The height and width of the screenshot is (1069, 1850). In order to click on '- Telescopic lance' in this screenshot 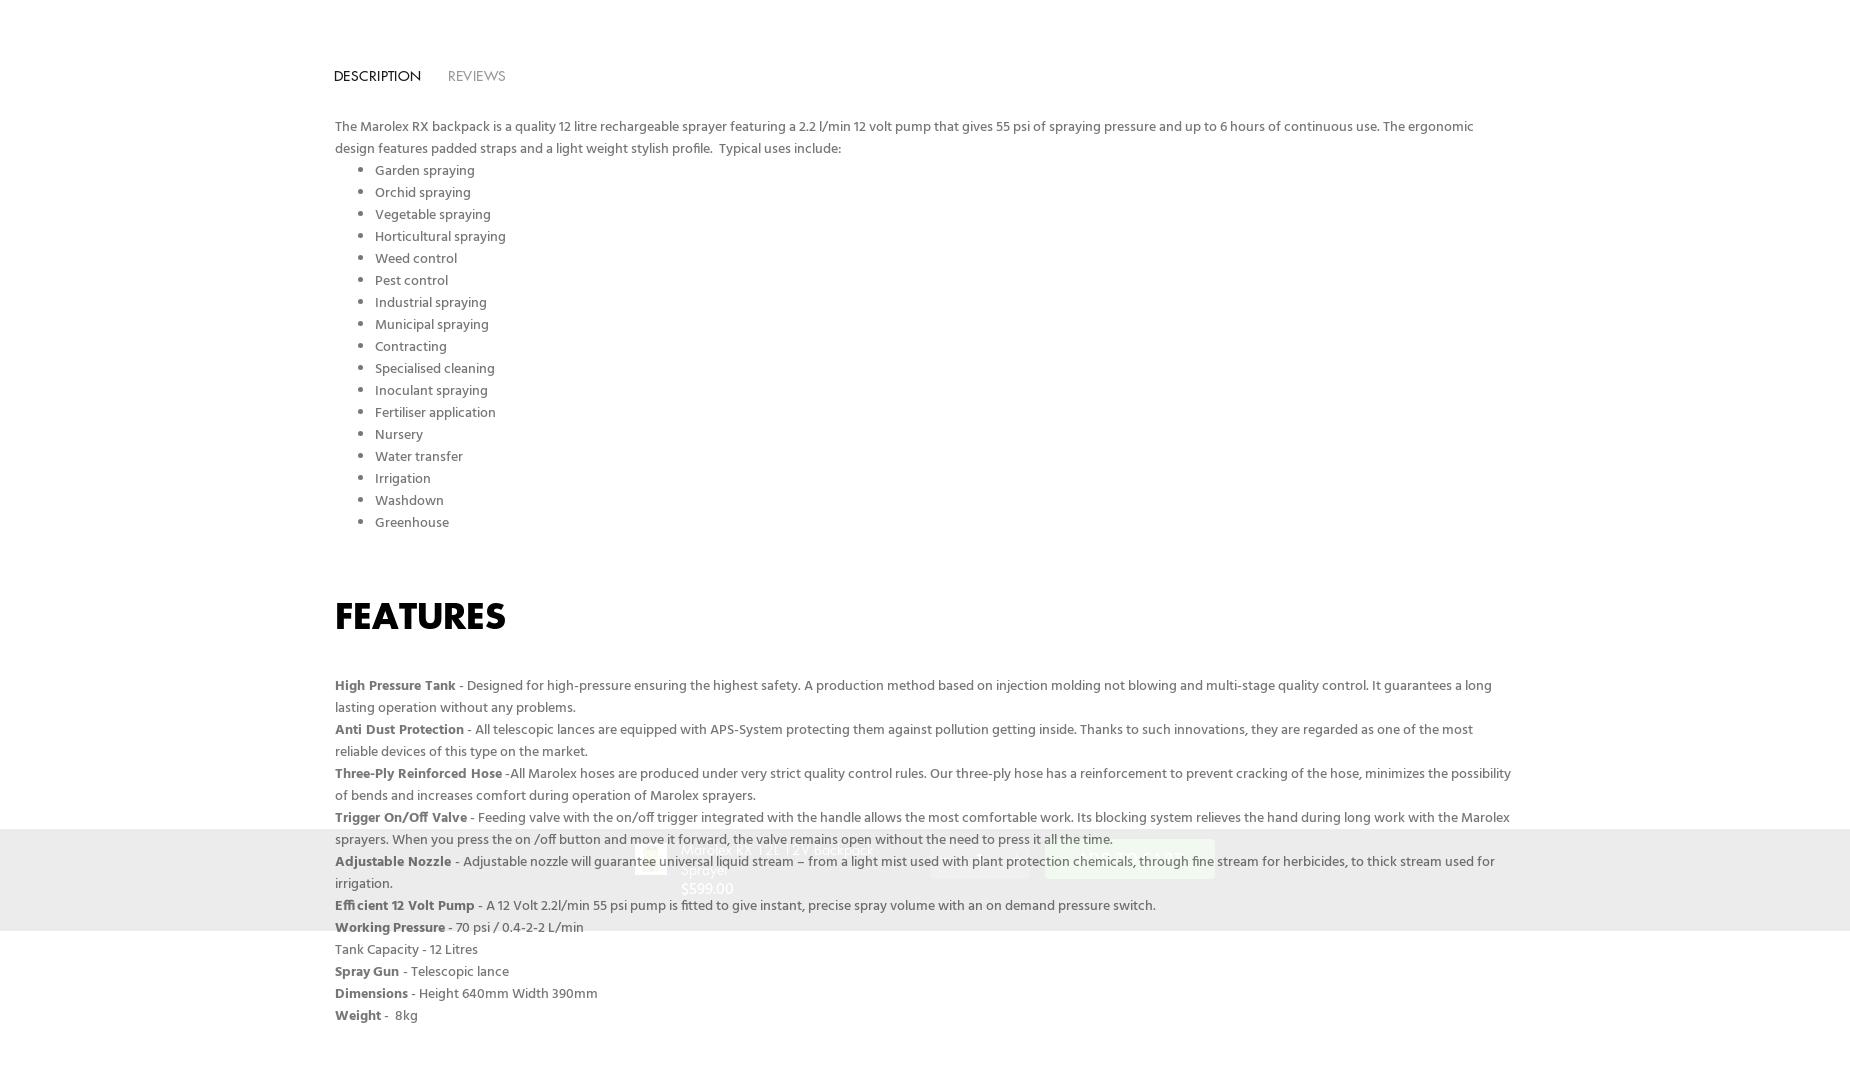, I will do `click(401, 972)`.